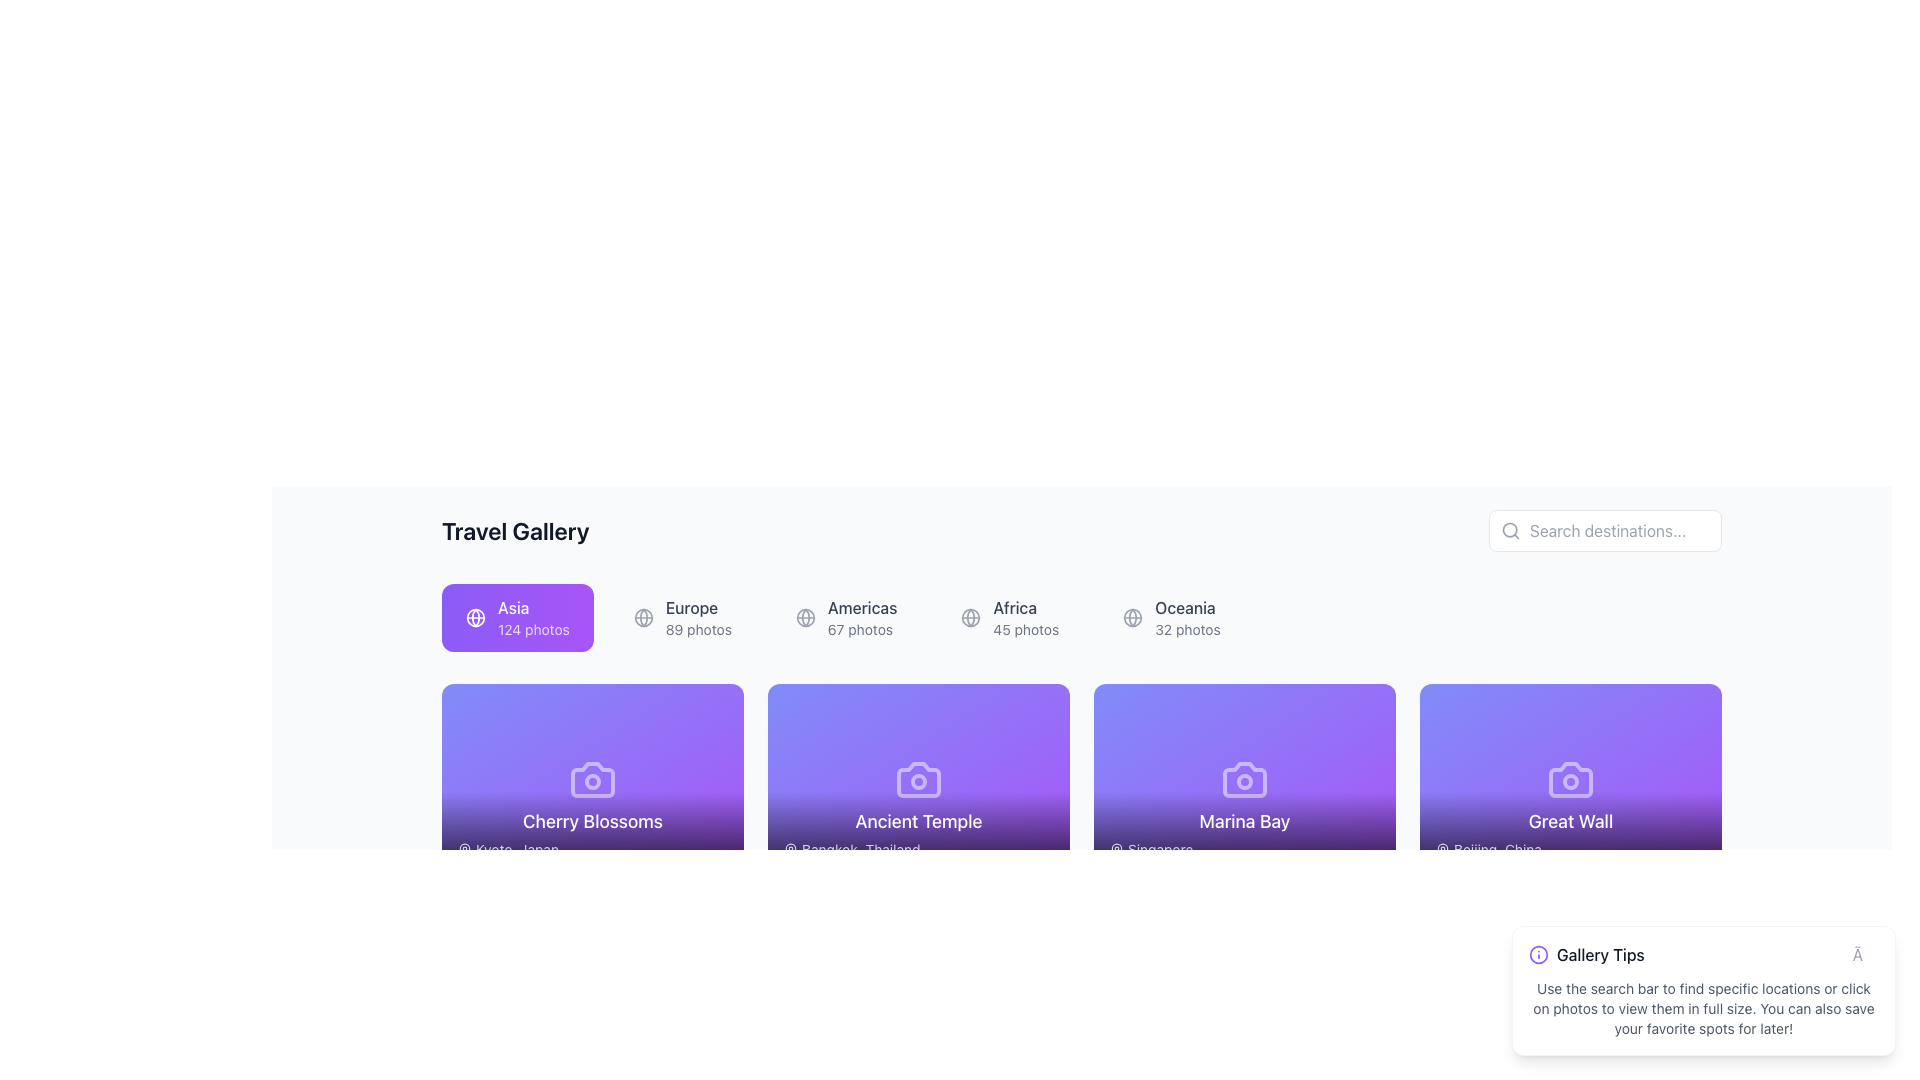 The image size is (1920, 1080). I want to click on the circular decorative element of the camera icon located at the center of the 'Cherry Blossoms' card, so click(592, 781).